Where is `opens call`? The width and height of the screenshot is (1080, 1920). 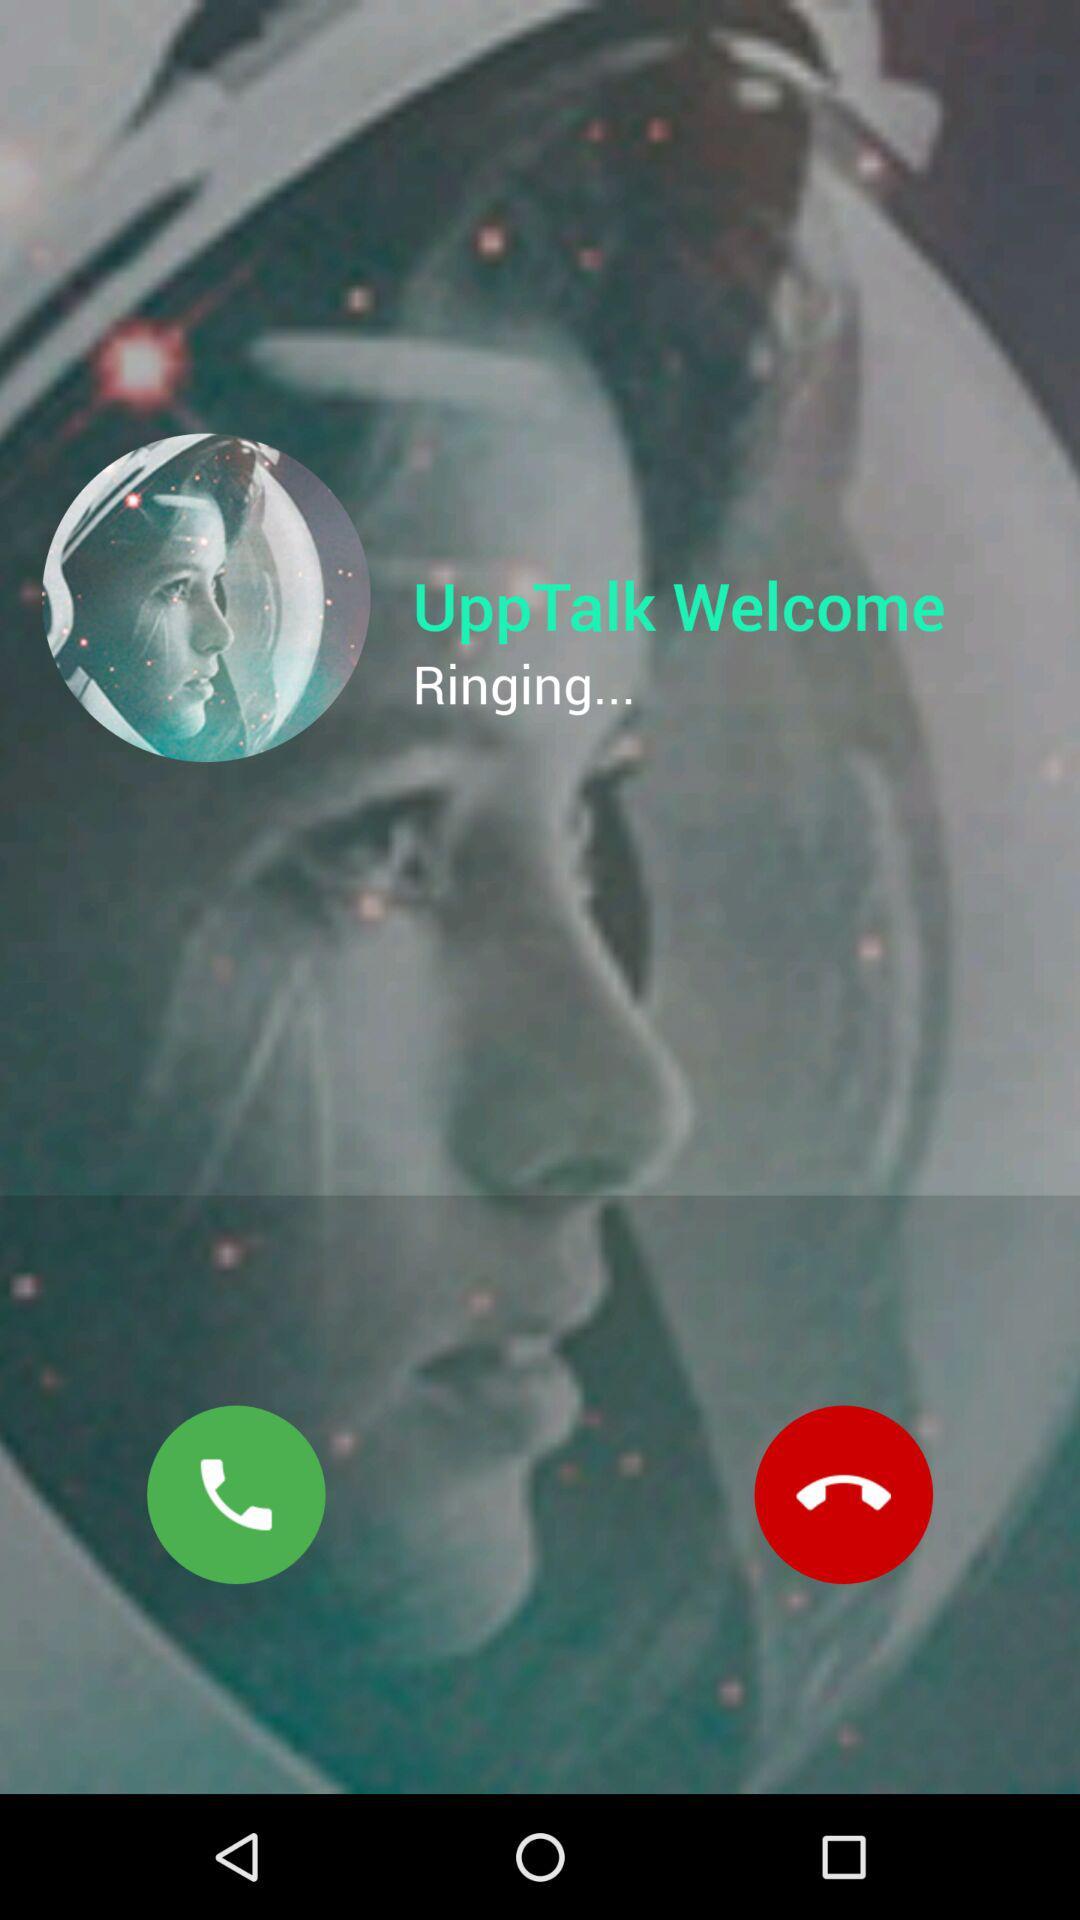 opens call is located at coordinates (235, 1494).